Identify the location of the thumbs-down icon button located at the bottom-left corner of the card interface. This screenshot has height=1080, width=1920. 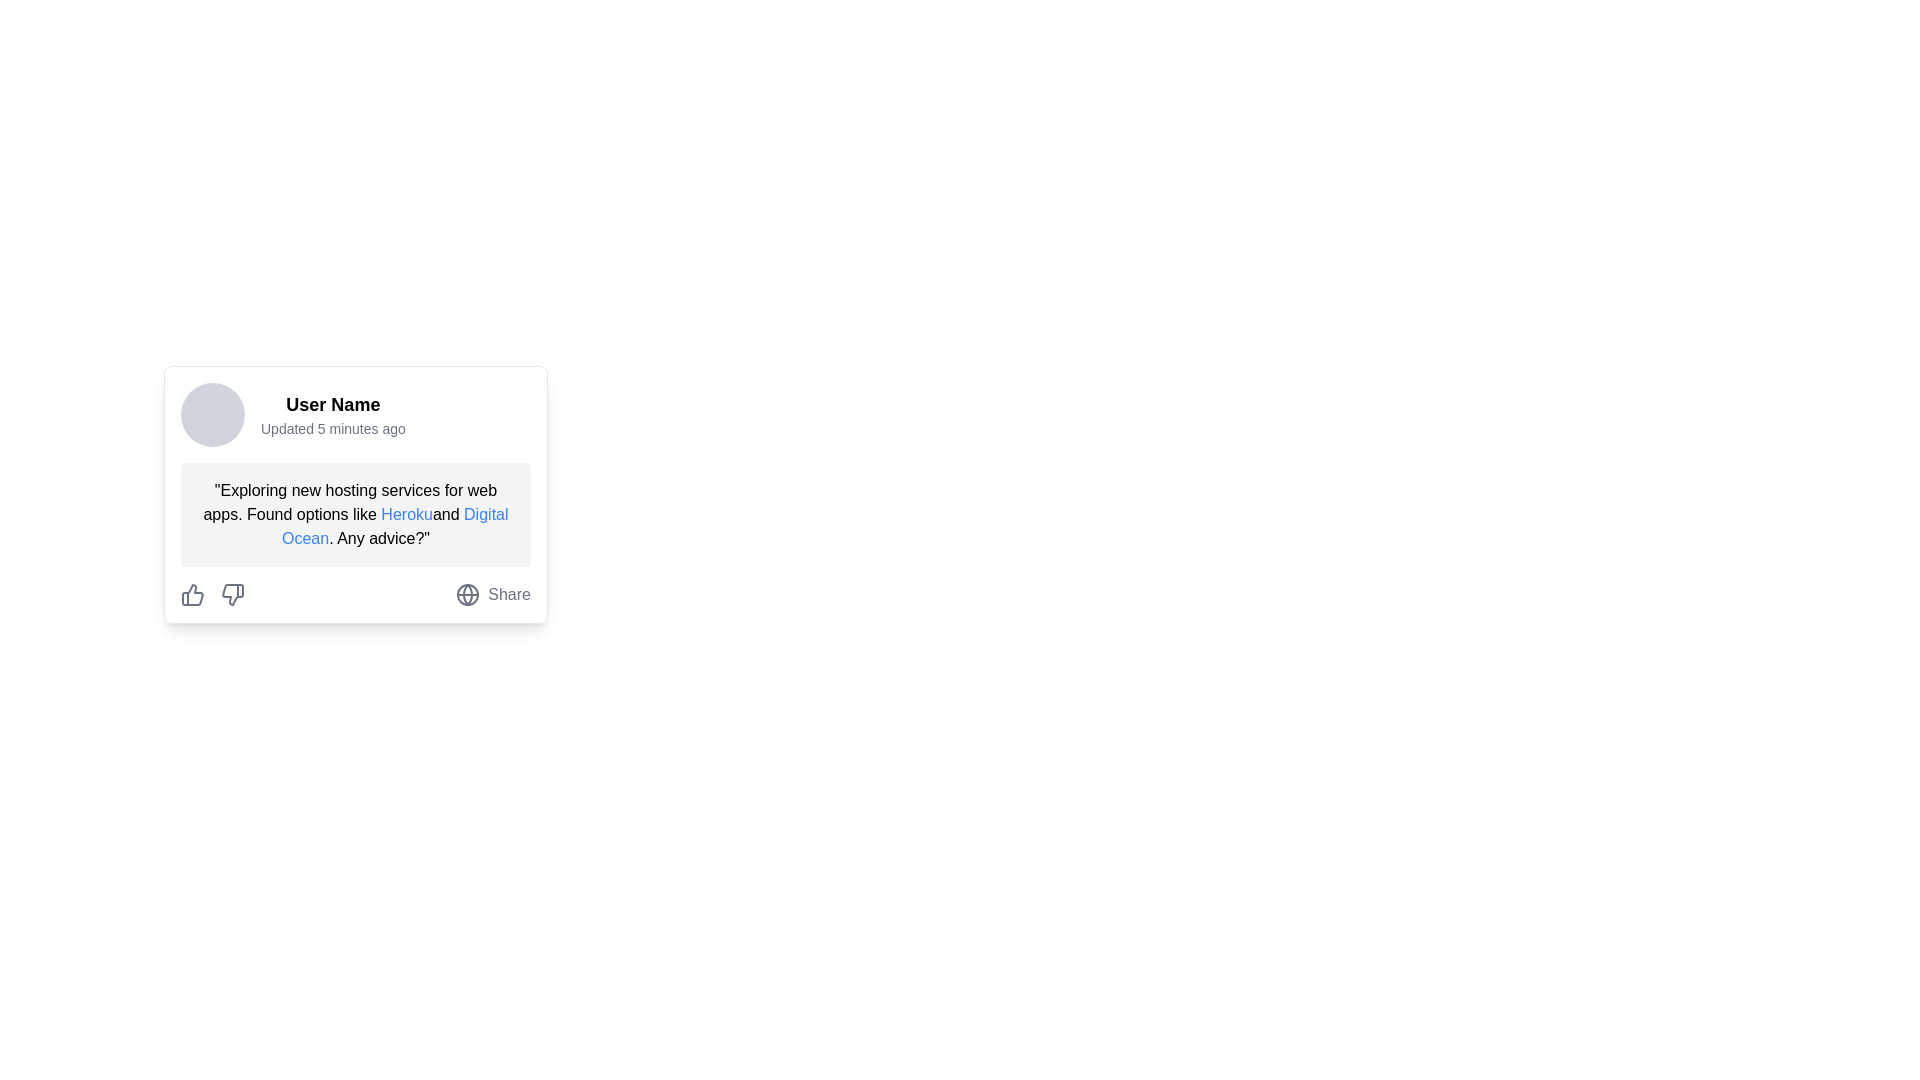
(233, 593).